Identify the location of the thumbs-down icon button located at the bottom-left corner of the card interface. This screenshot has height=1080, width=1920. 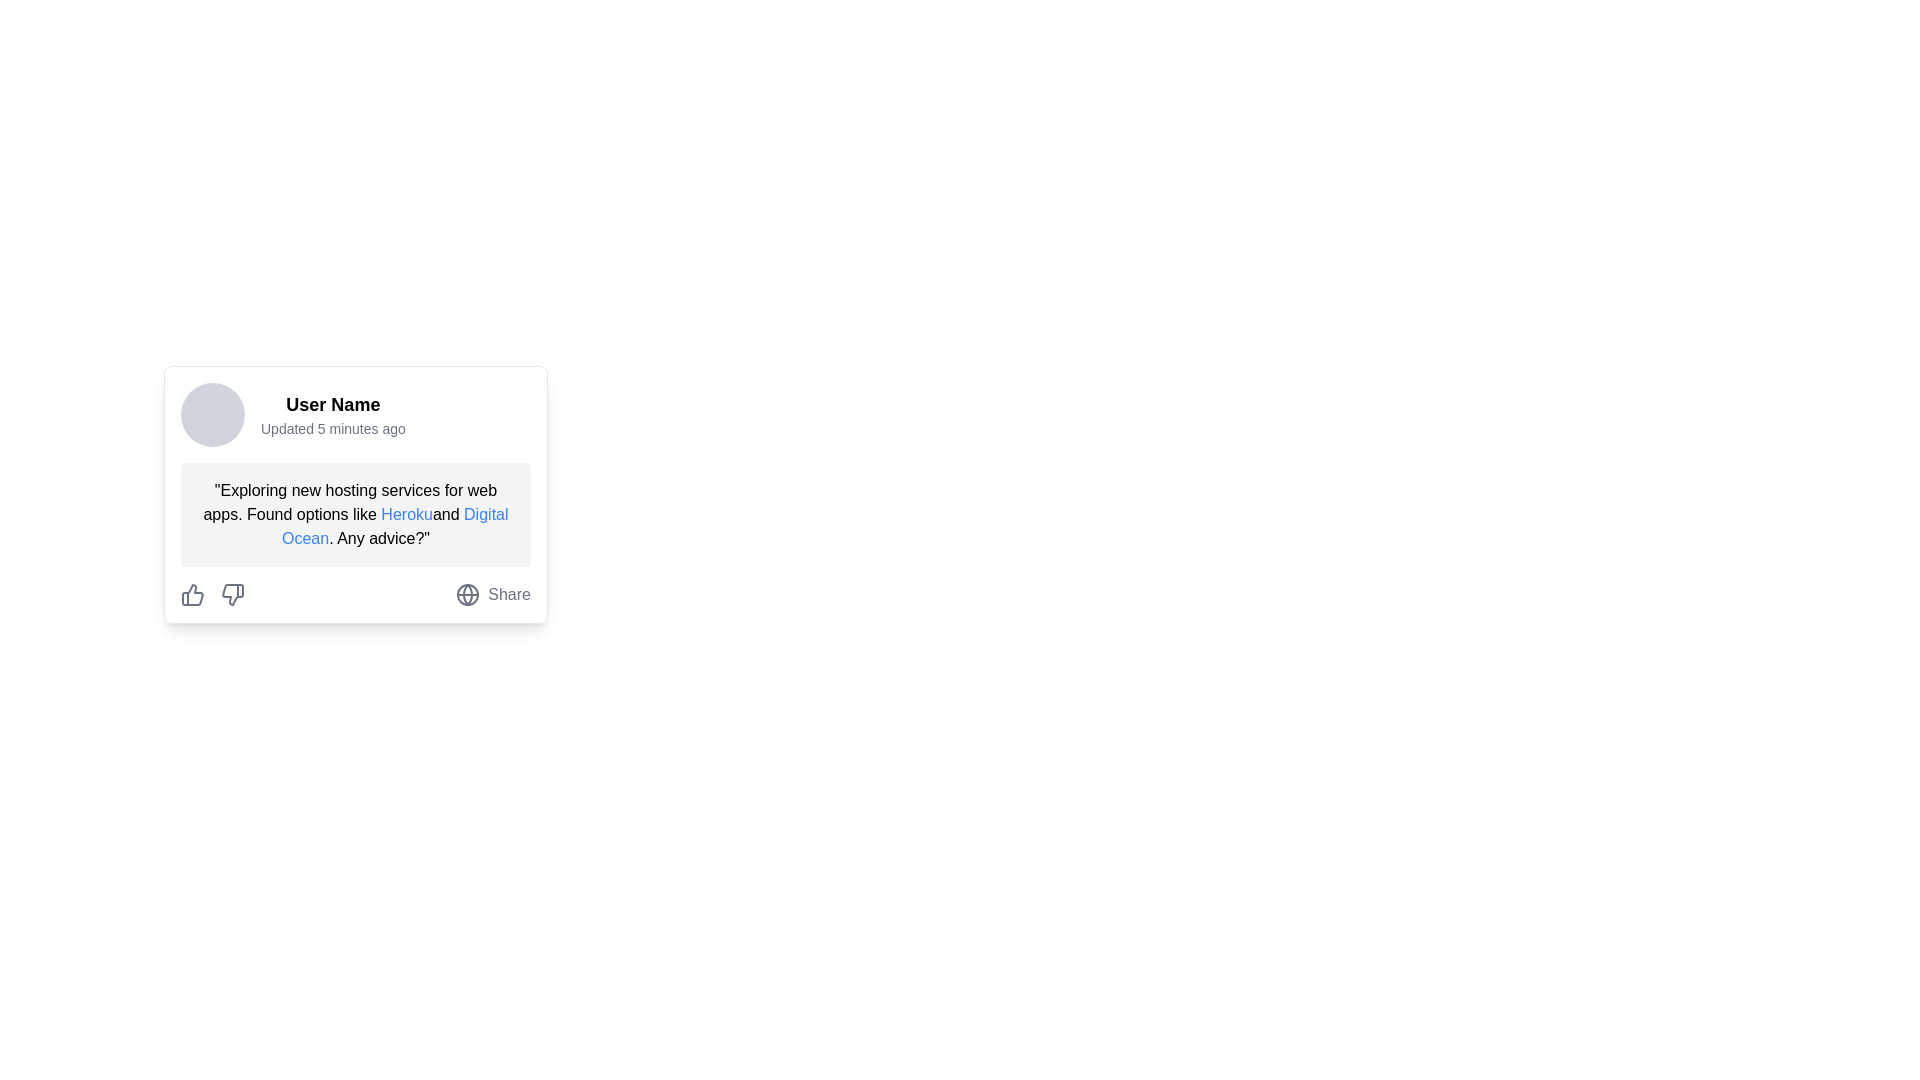
(233, 593).